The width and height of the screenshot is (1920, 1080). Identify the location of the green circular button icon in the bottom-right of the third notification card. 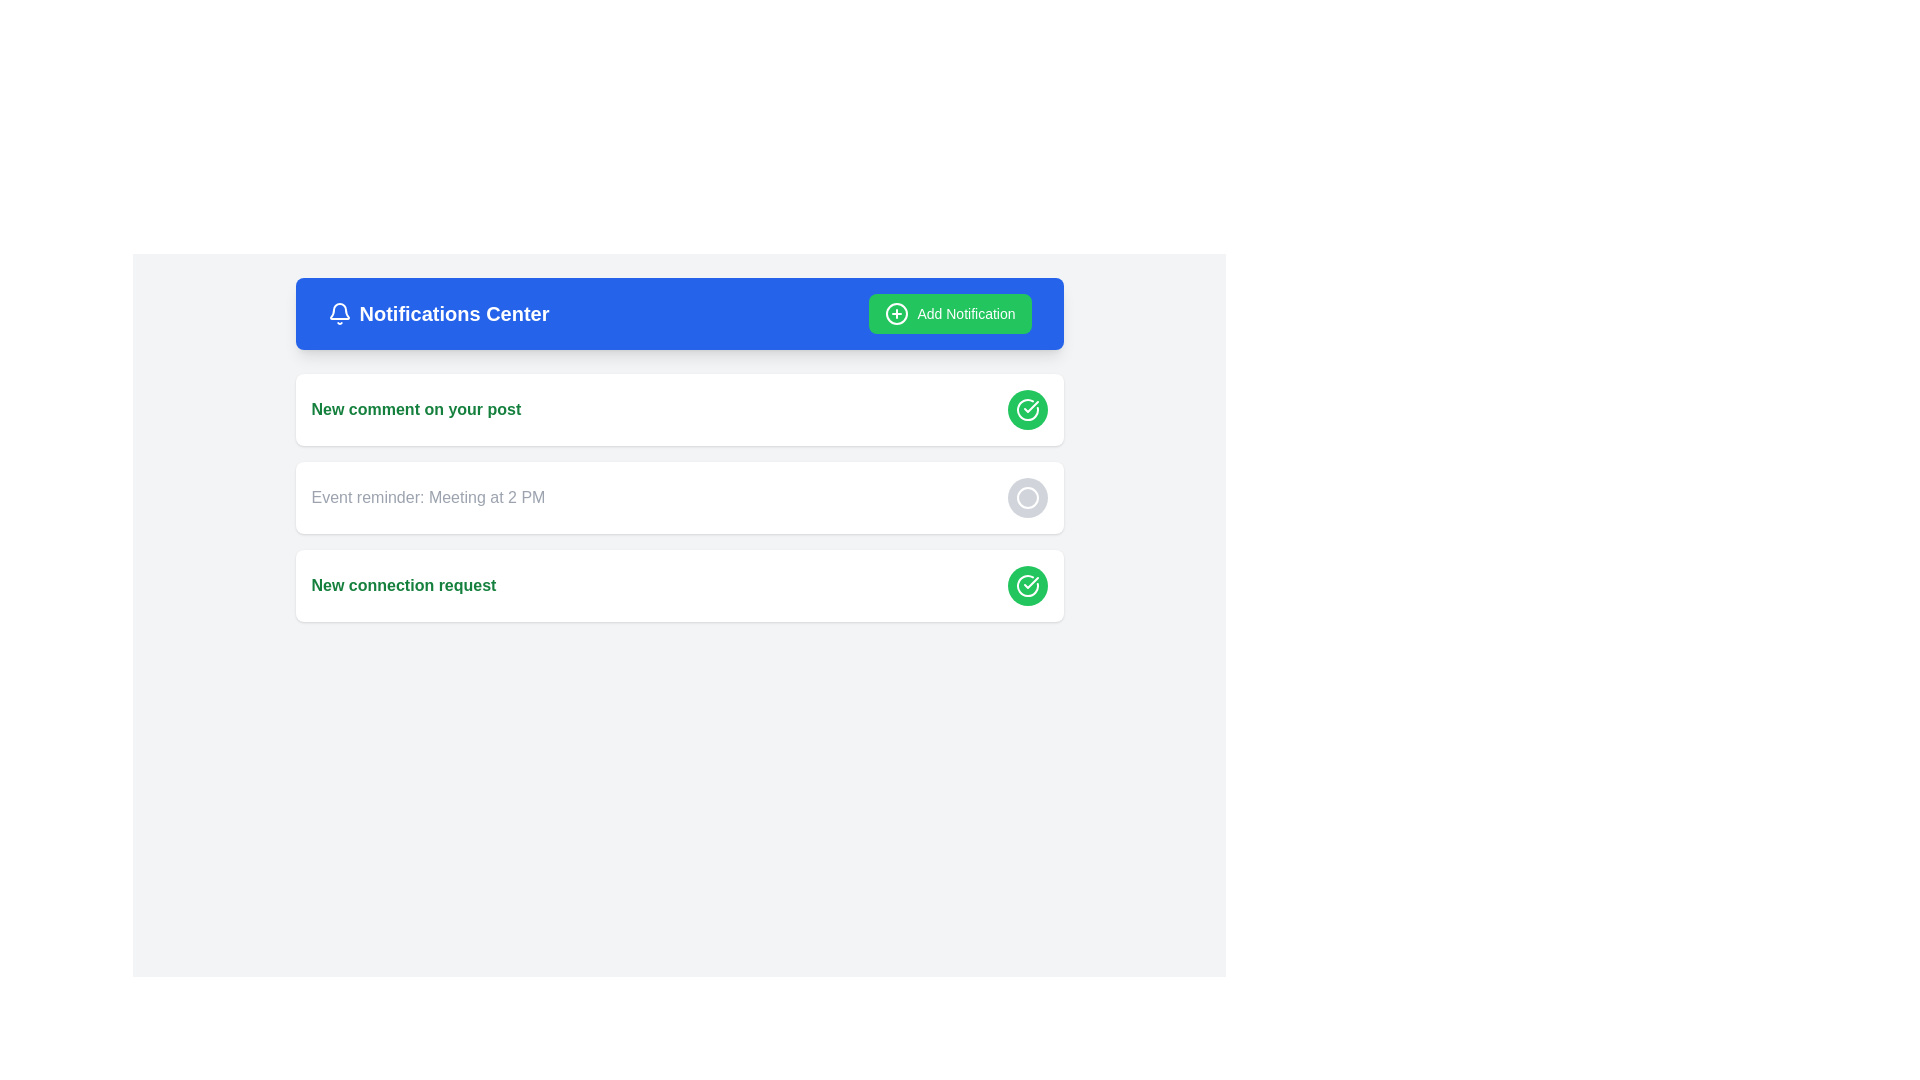
(1031, 406).